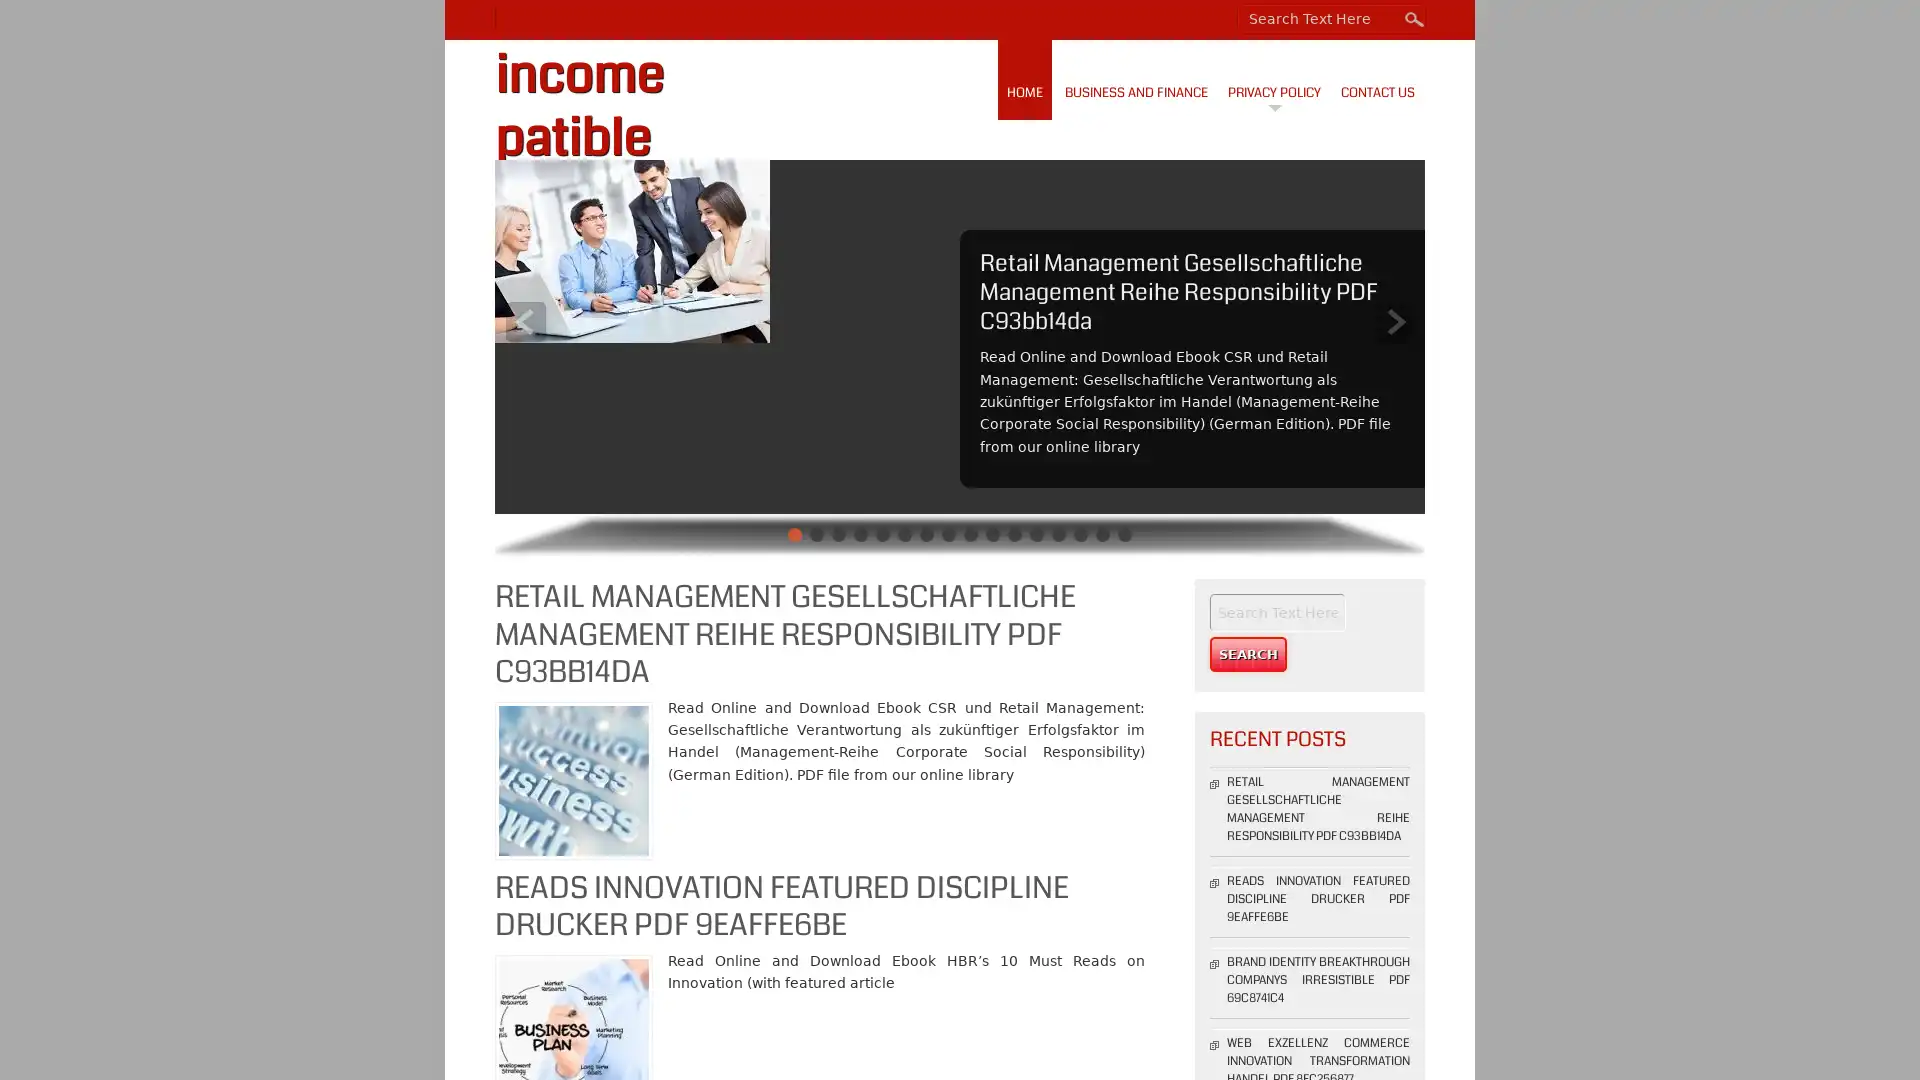  What do you see at coordinates (1247, 654) in the screenshot?
I see `Search` at bounding box center [1247, 654].